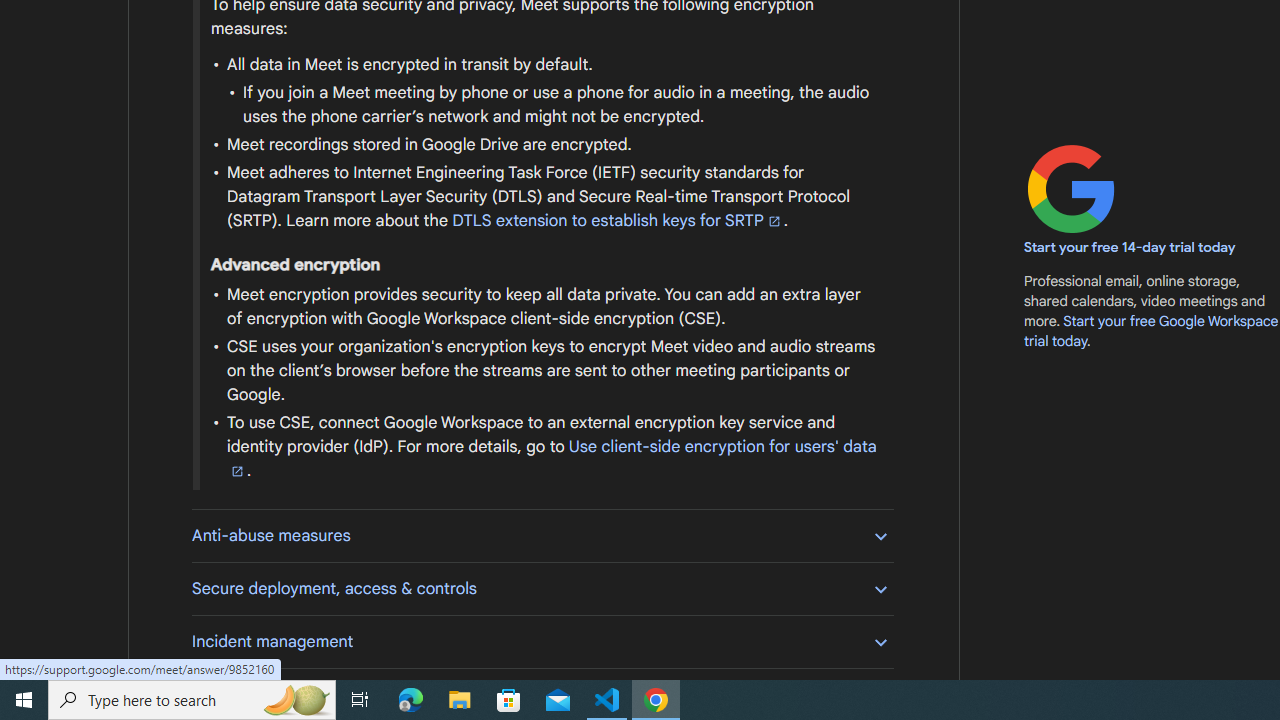  What do you see at coordinates (1151, 329) in the screenshot?
I see `'Start your free Google Workspace trial today'` at bounding box center [1151, 329].